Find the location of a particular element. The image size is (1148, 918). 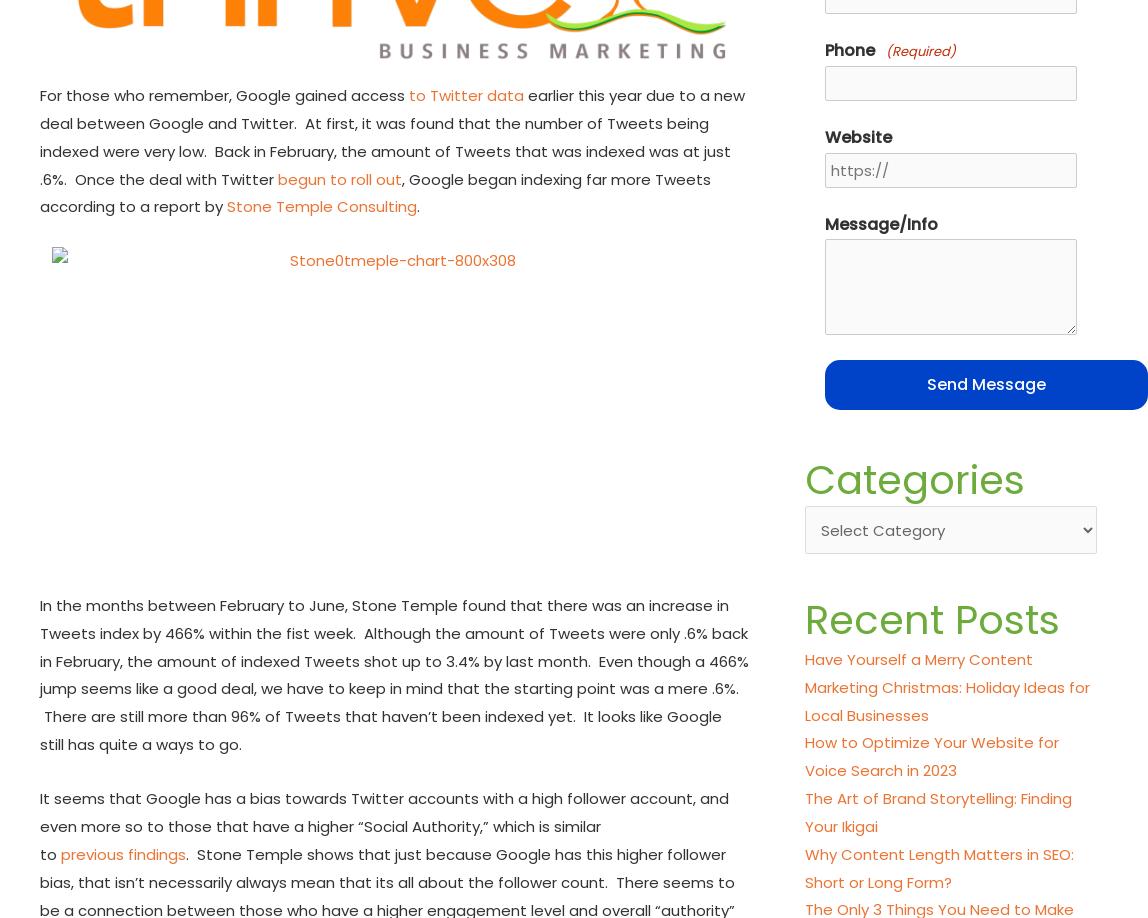

'(Required)' is located at coordinates (920, 50).